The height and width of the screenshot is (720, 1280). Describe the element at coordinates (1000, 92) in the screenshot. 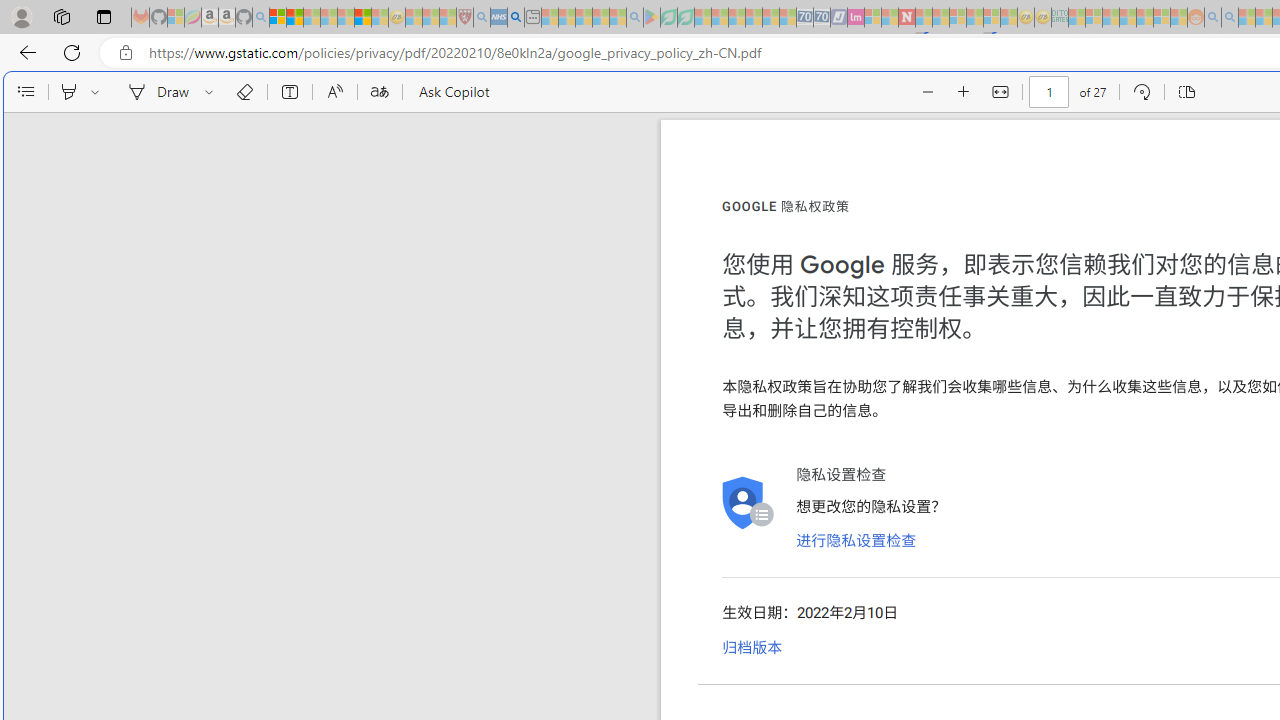

I see `'Fit to width (Ctrl+\)'` at that location.